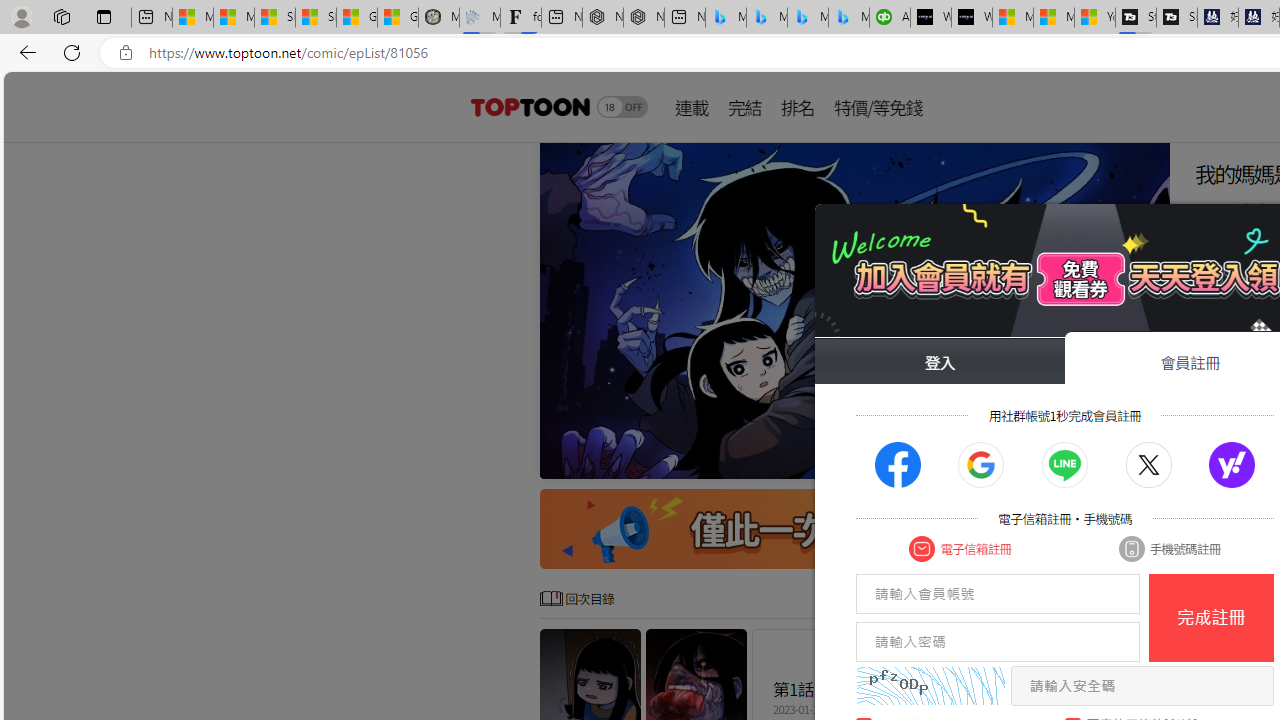 The height and width of the screenshot is (720, 1280). Describe the element at coordinates (1231, 465) in the screenshot. I see `'Class: socialBtn actionSocialJoinBtn'` at that location.